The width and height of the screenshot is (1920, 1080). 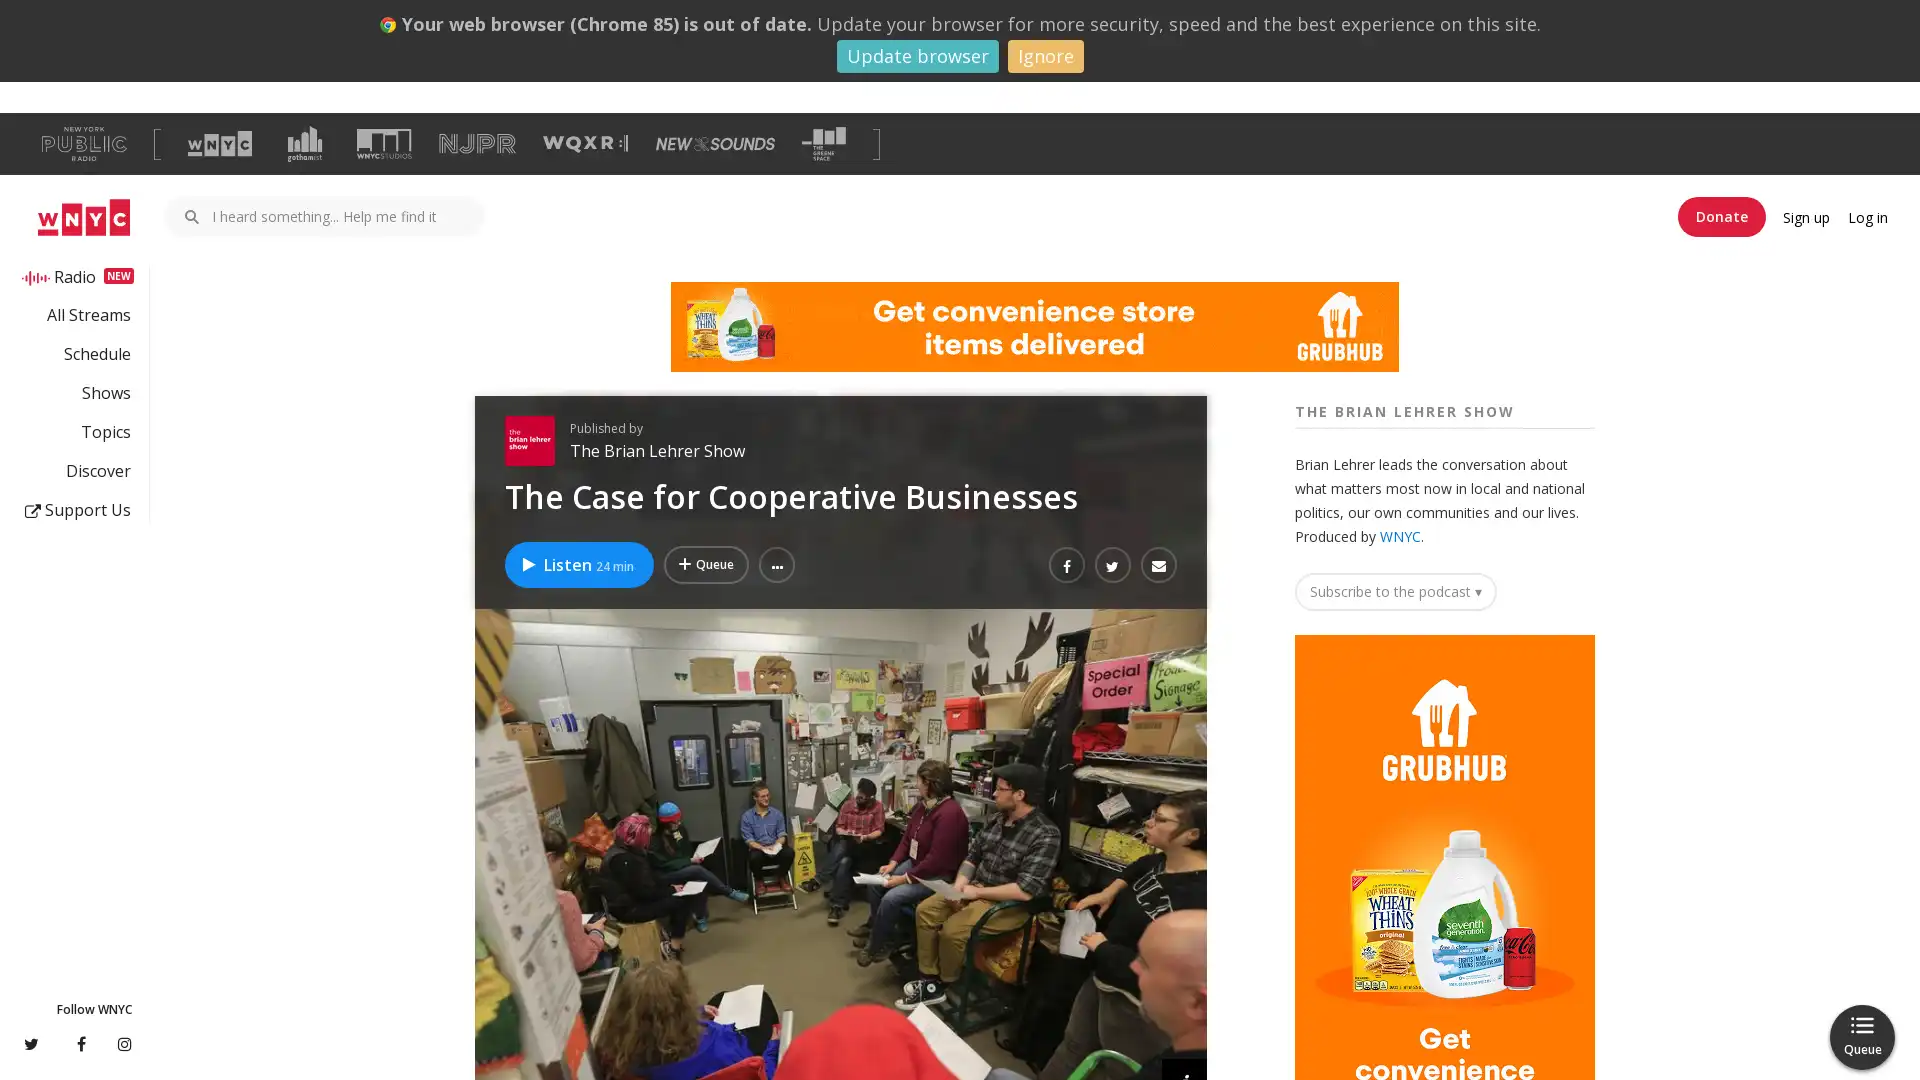 What do you see at coordinates (1044, 55) in the screenshot?
I see `Ignore` at bounding box center [1044, 55].